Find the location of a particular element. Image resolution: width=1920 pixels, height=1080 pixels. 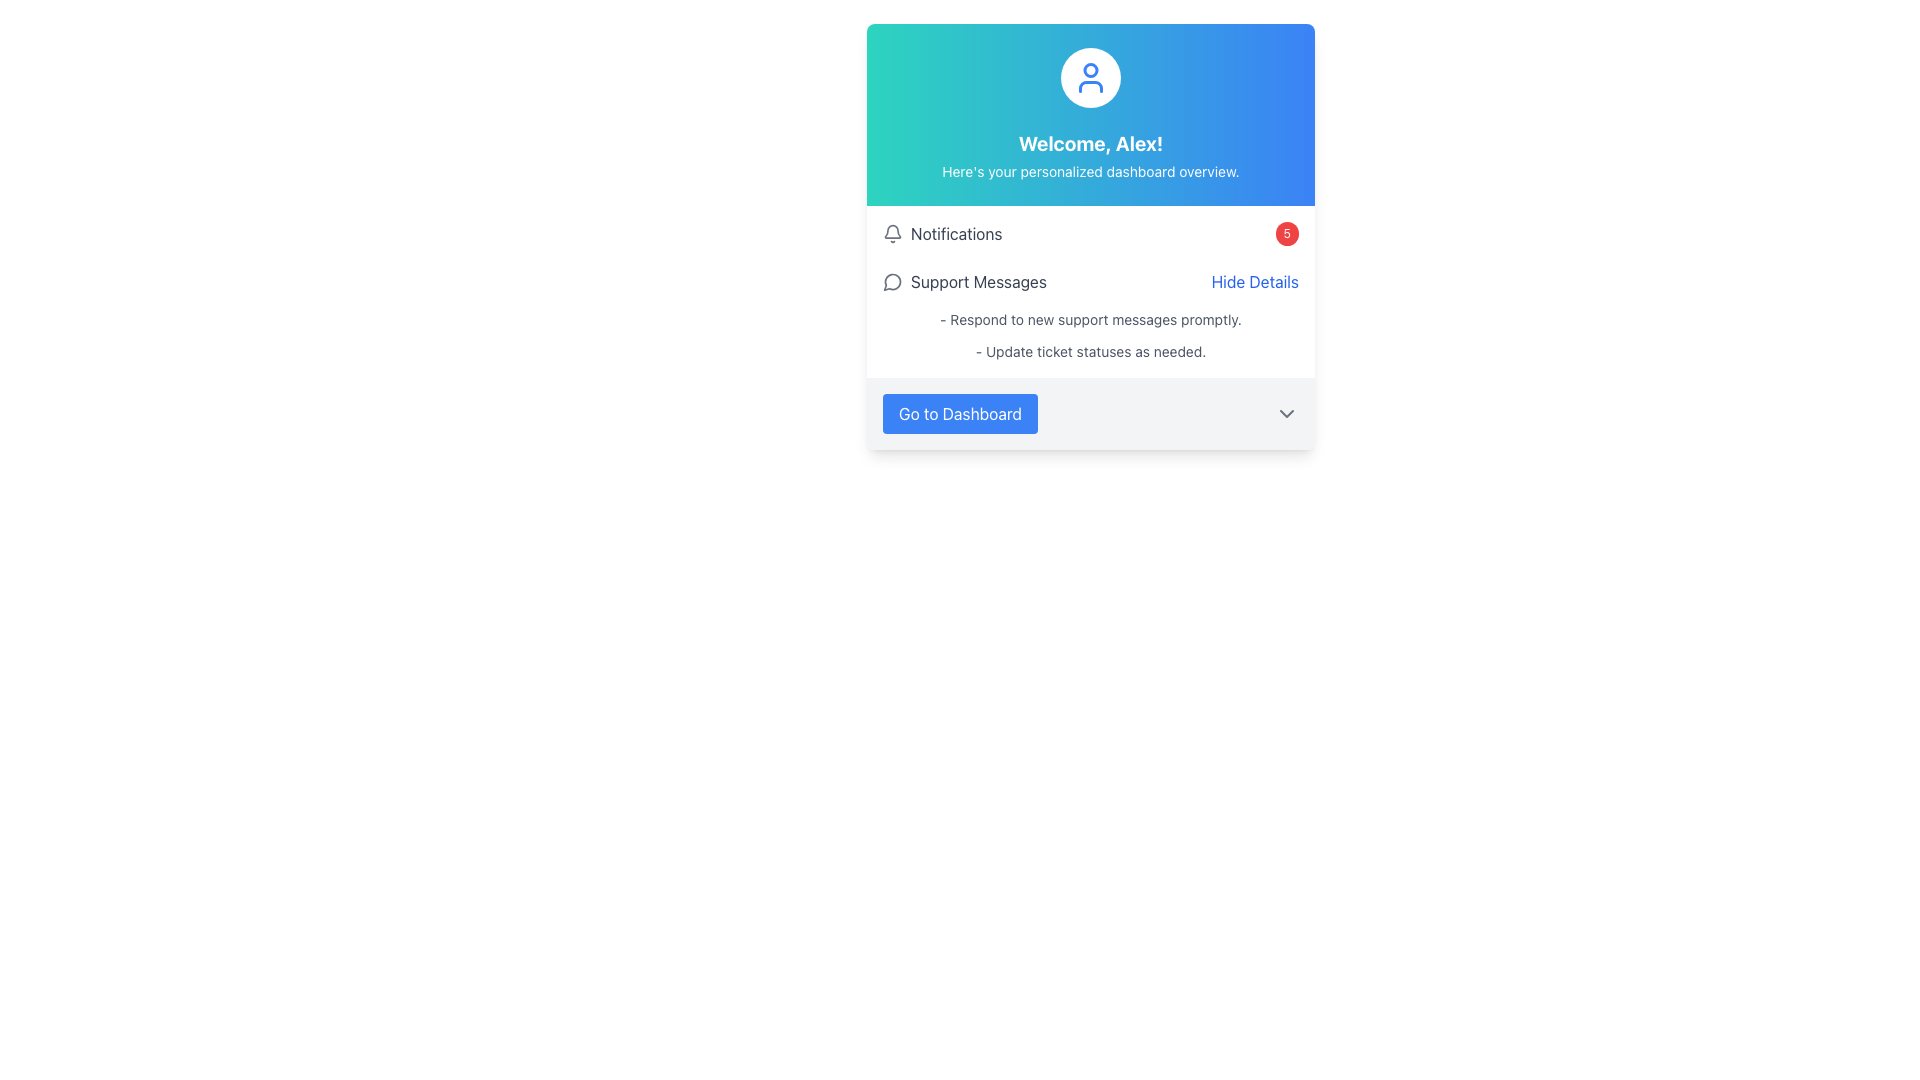

the 'Support Messages' label with icon, which is the first element in the horizontal layout box located below the 'Notifications' heading is located at coordinates (964, 281).